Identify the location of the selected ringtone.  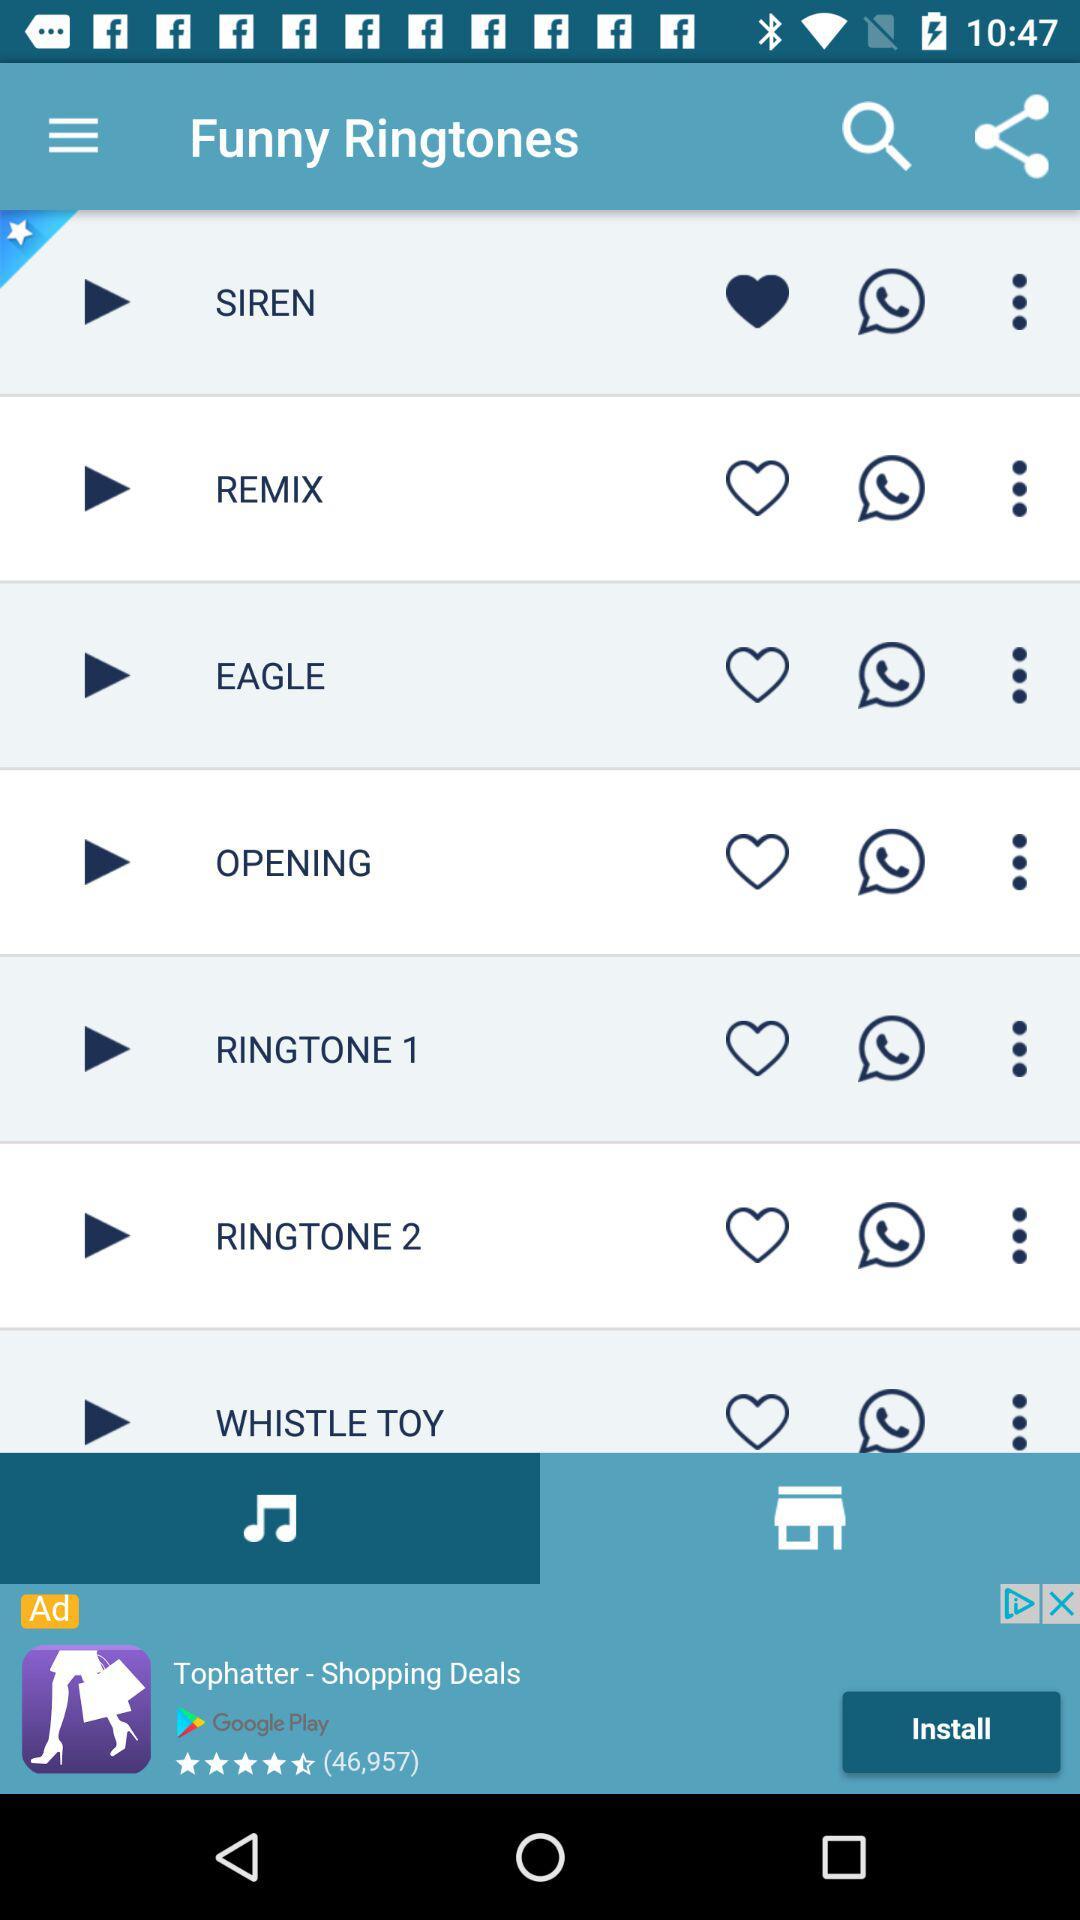
(107, 1047).